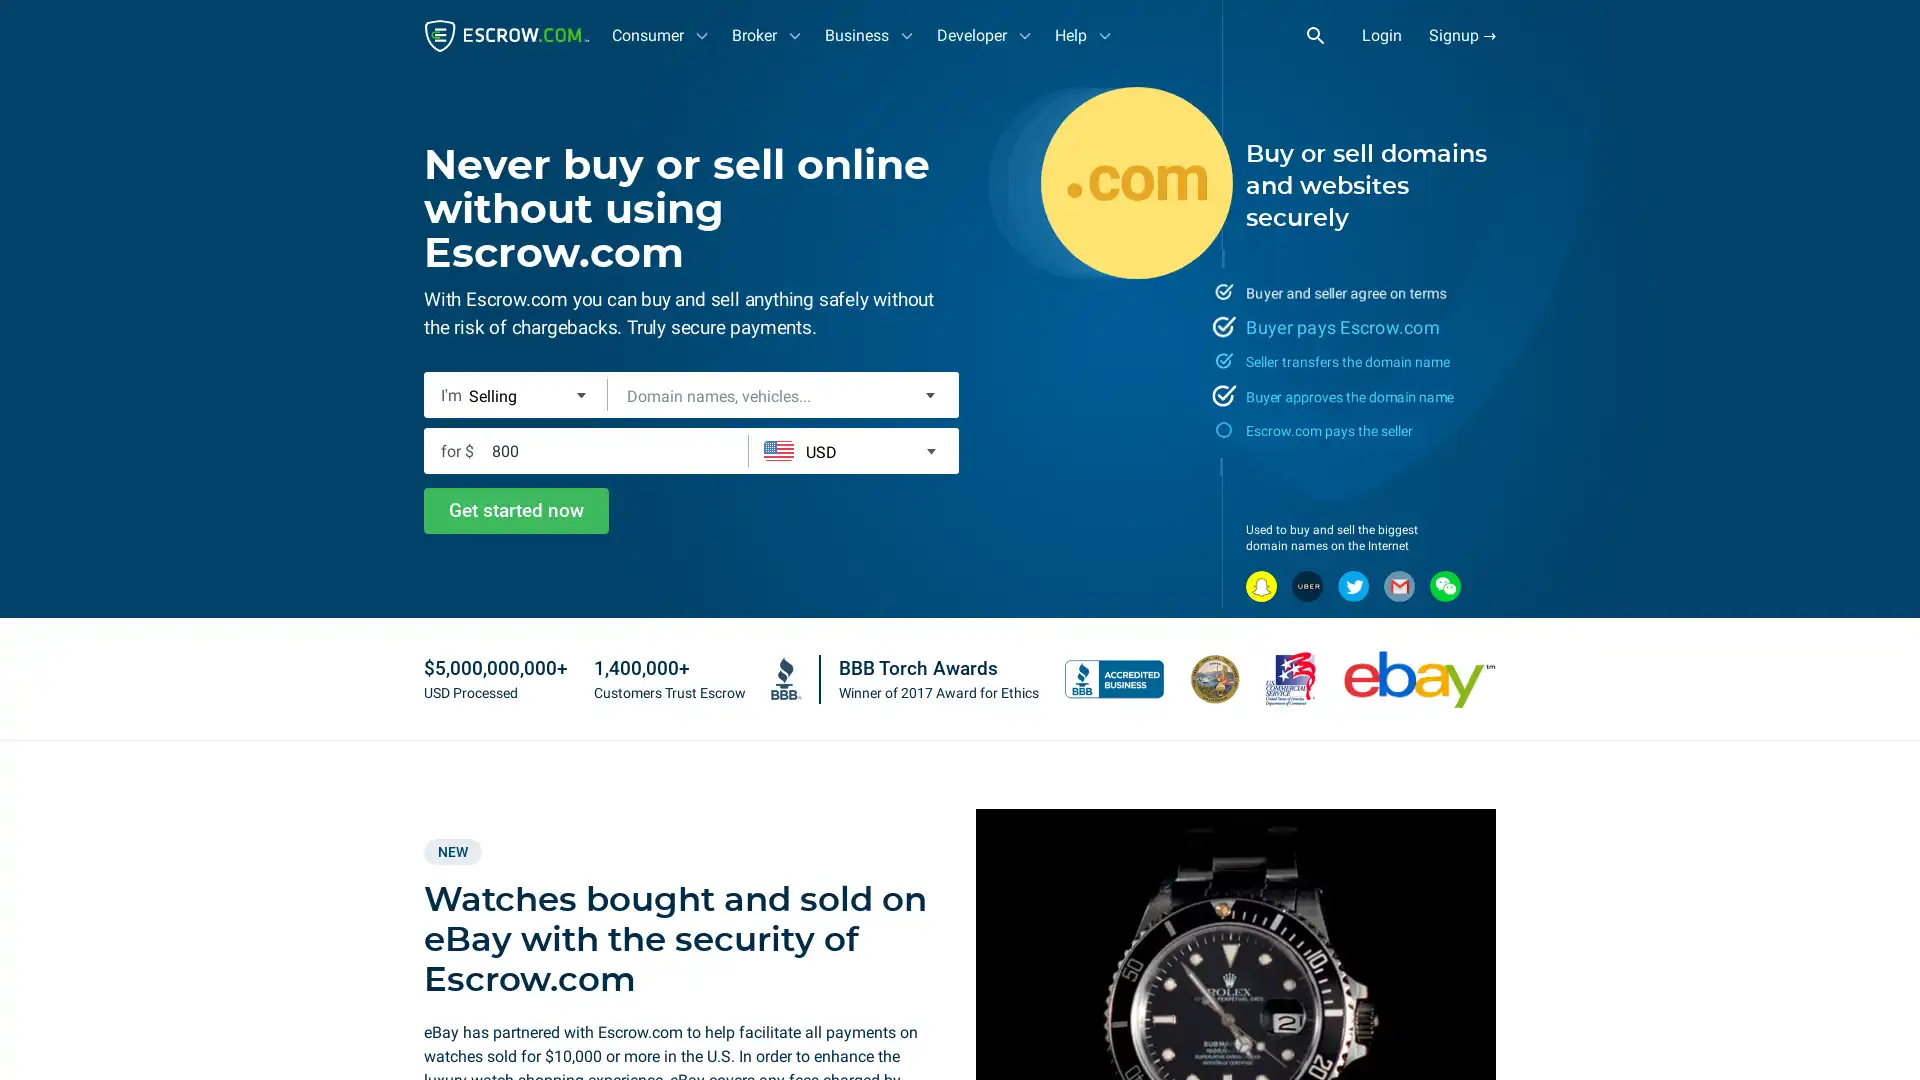 The width and height of the screenshot is (1920, 1080). Describe the element at coordinates (516, 509) in the screenshot. I see `Get started now` at that location.